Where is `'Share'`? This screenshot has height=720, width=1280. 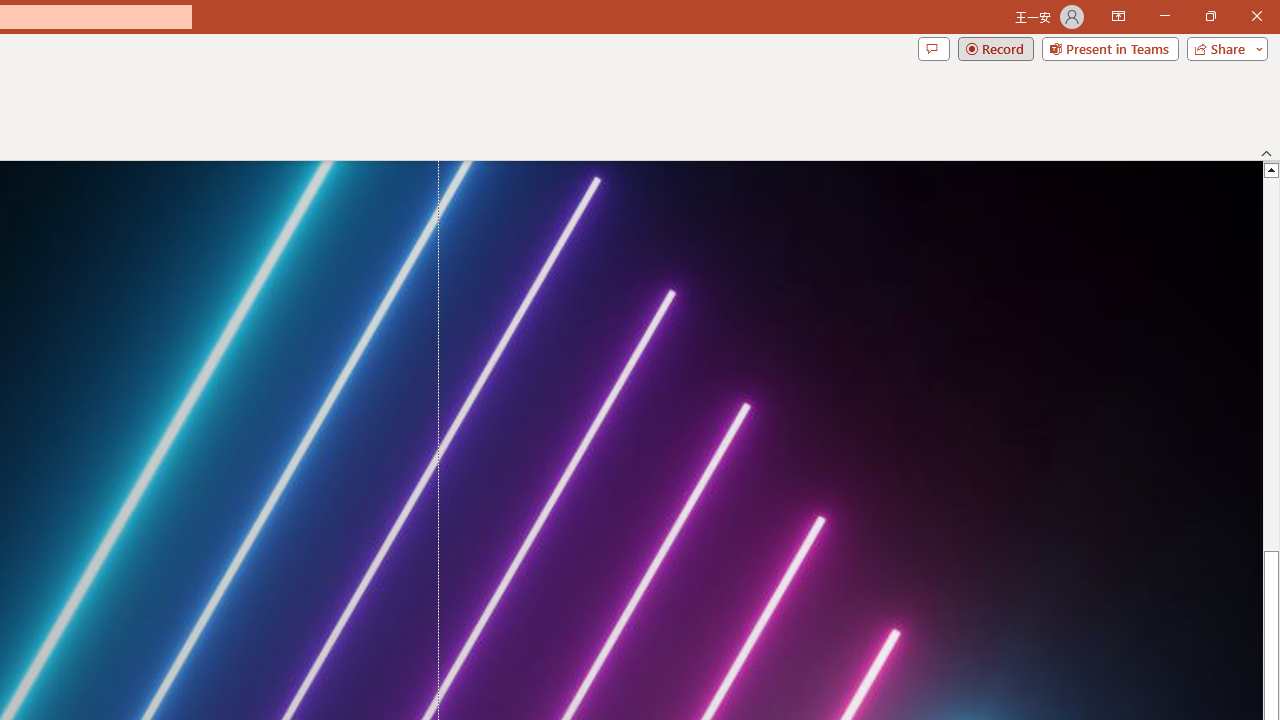
'Share' is located at coordinates (1222, 47).